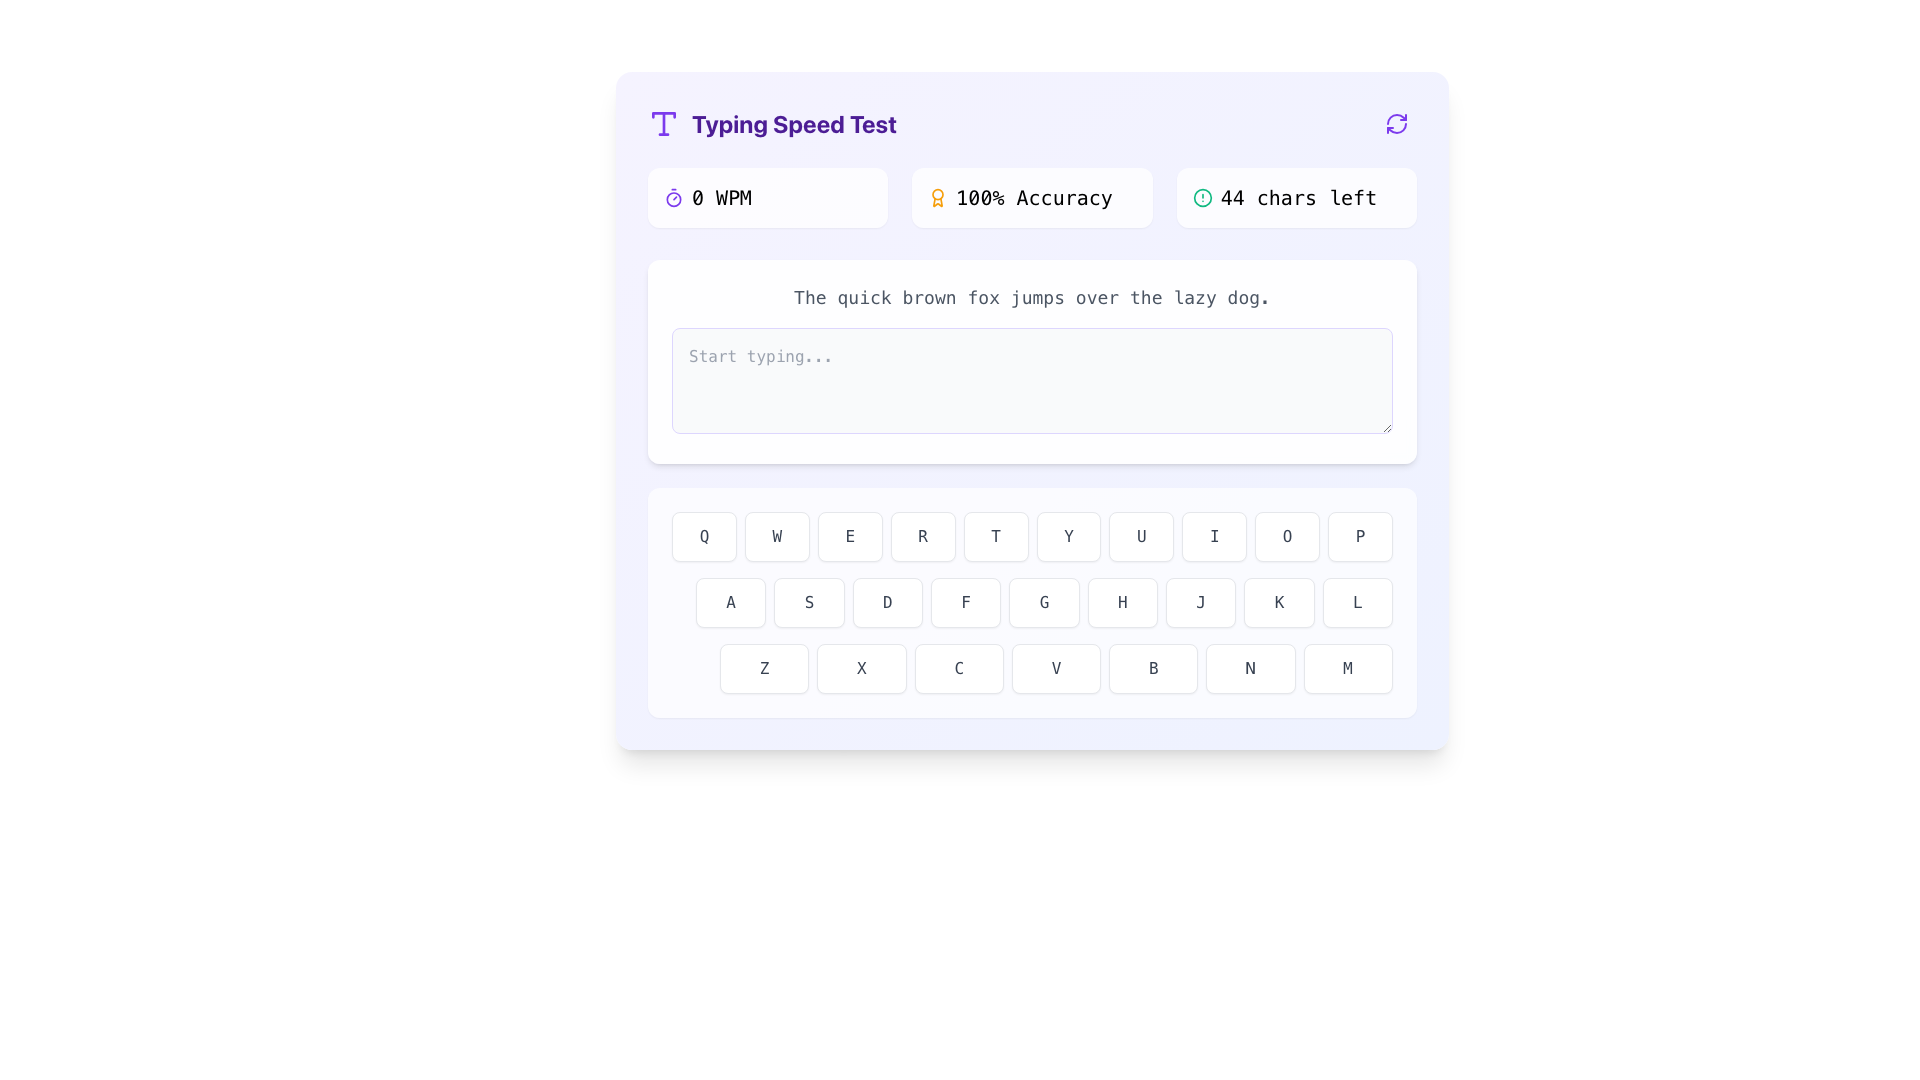 This screenshot has height=1080, width=1920. I want to click on the fourth button representing the letter 'F' in the typing application grid layout, so click(966, 601).